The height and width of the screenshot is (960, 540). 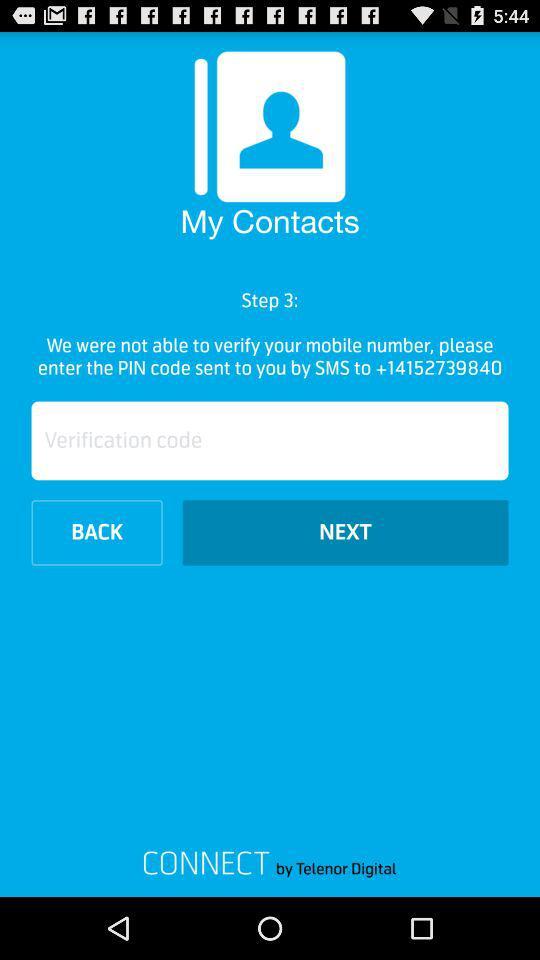 What do you see at coordinates (344, 531) in the screenshot?
I see `the icon next to the back item` at bounding box center [344, 531].